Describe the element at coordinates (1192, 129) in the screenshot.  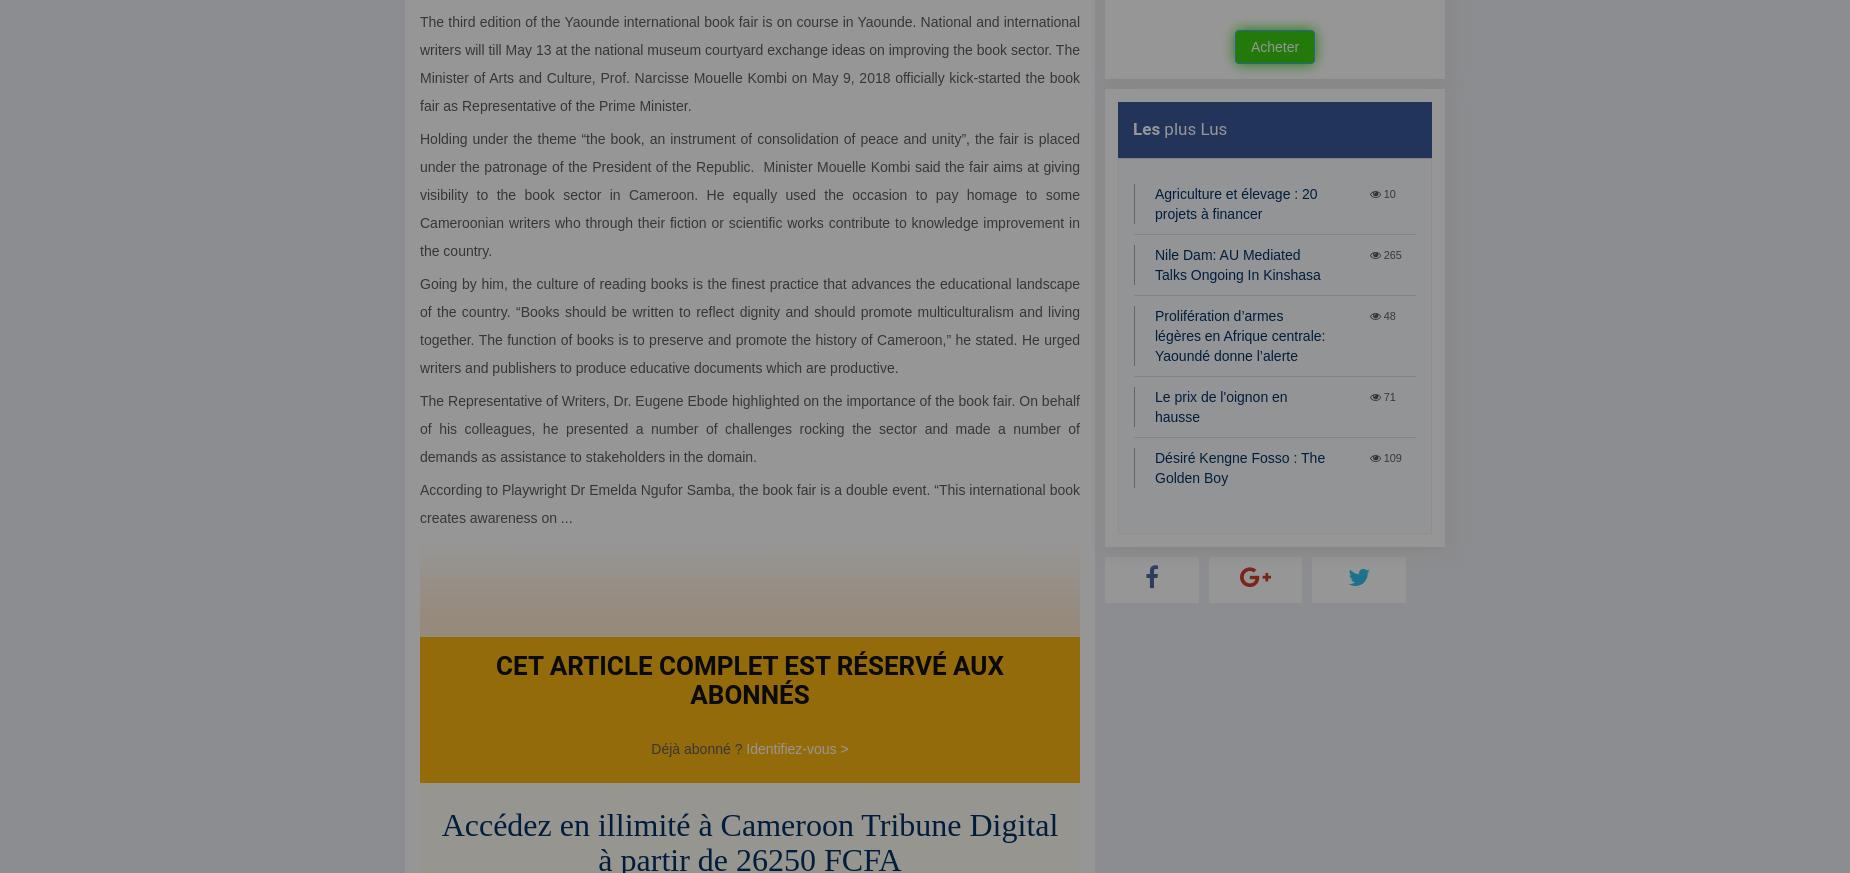
I see `'plus Lus'` at that location.